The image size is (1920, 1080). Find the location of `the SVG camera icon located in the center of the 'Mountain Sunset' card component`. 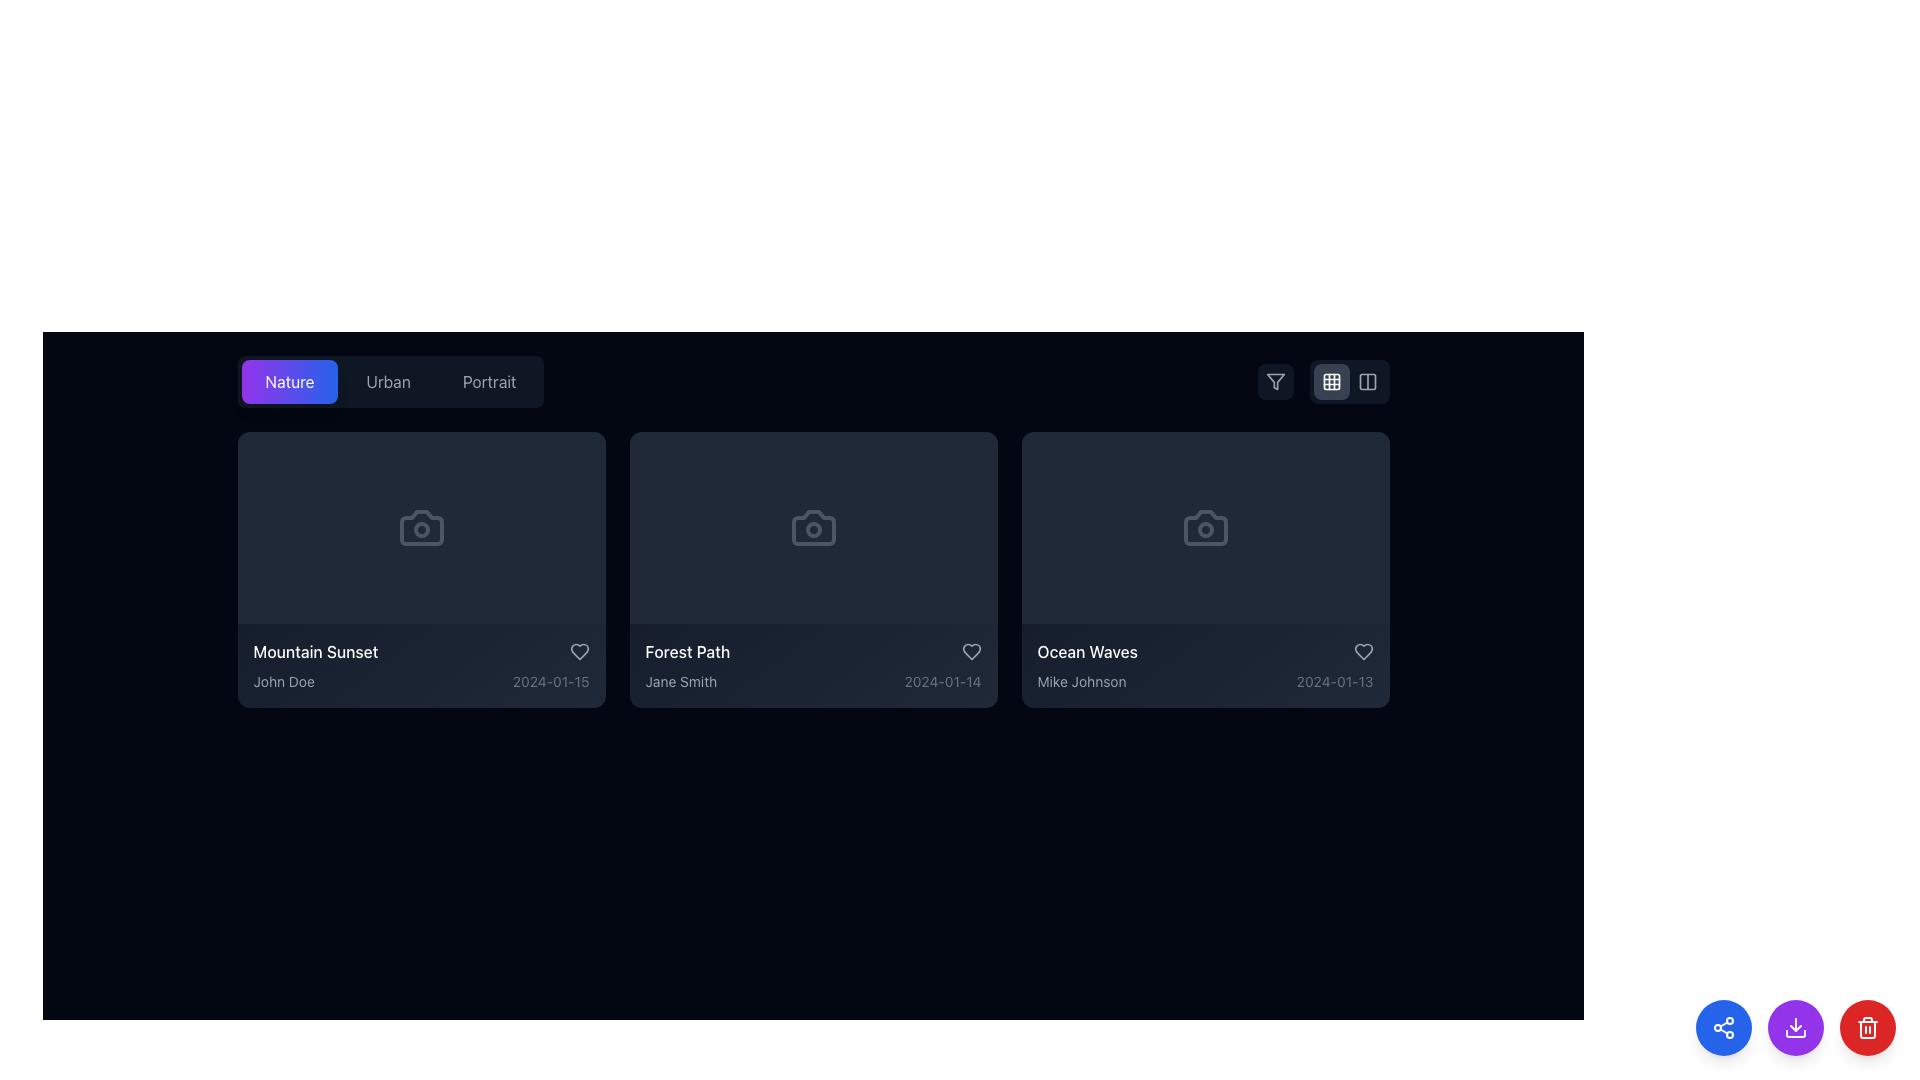

the SVG camera icon located in the center of the 'Mountain Sunset' card component is located at coordinates (420, 527).